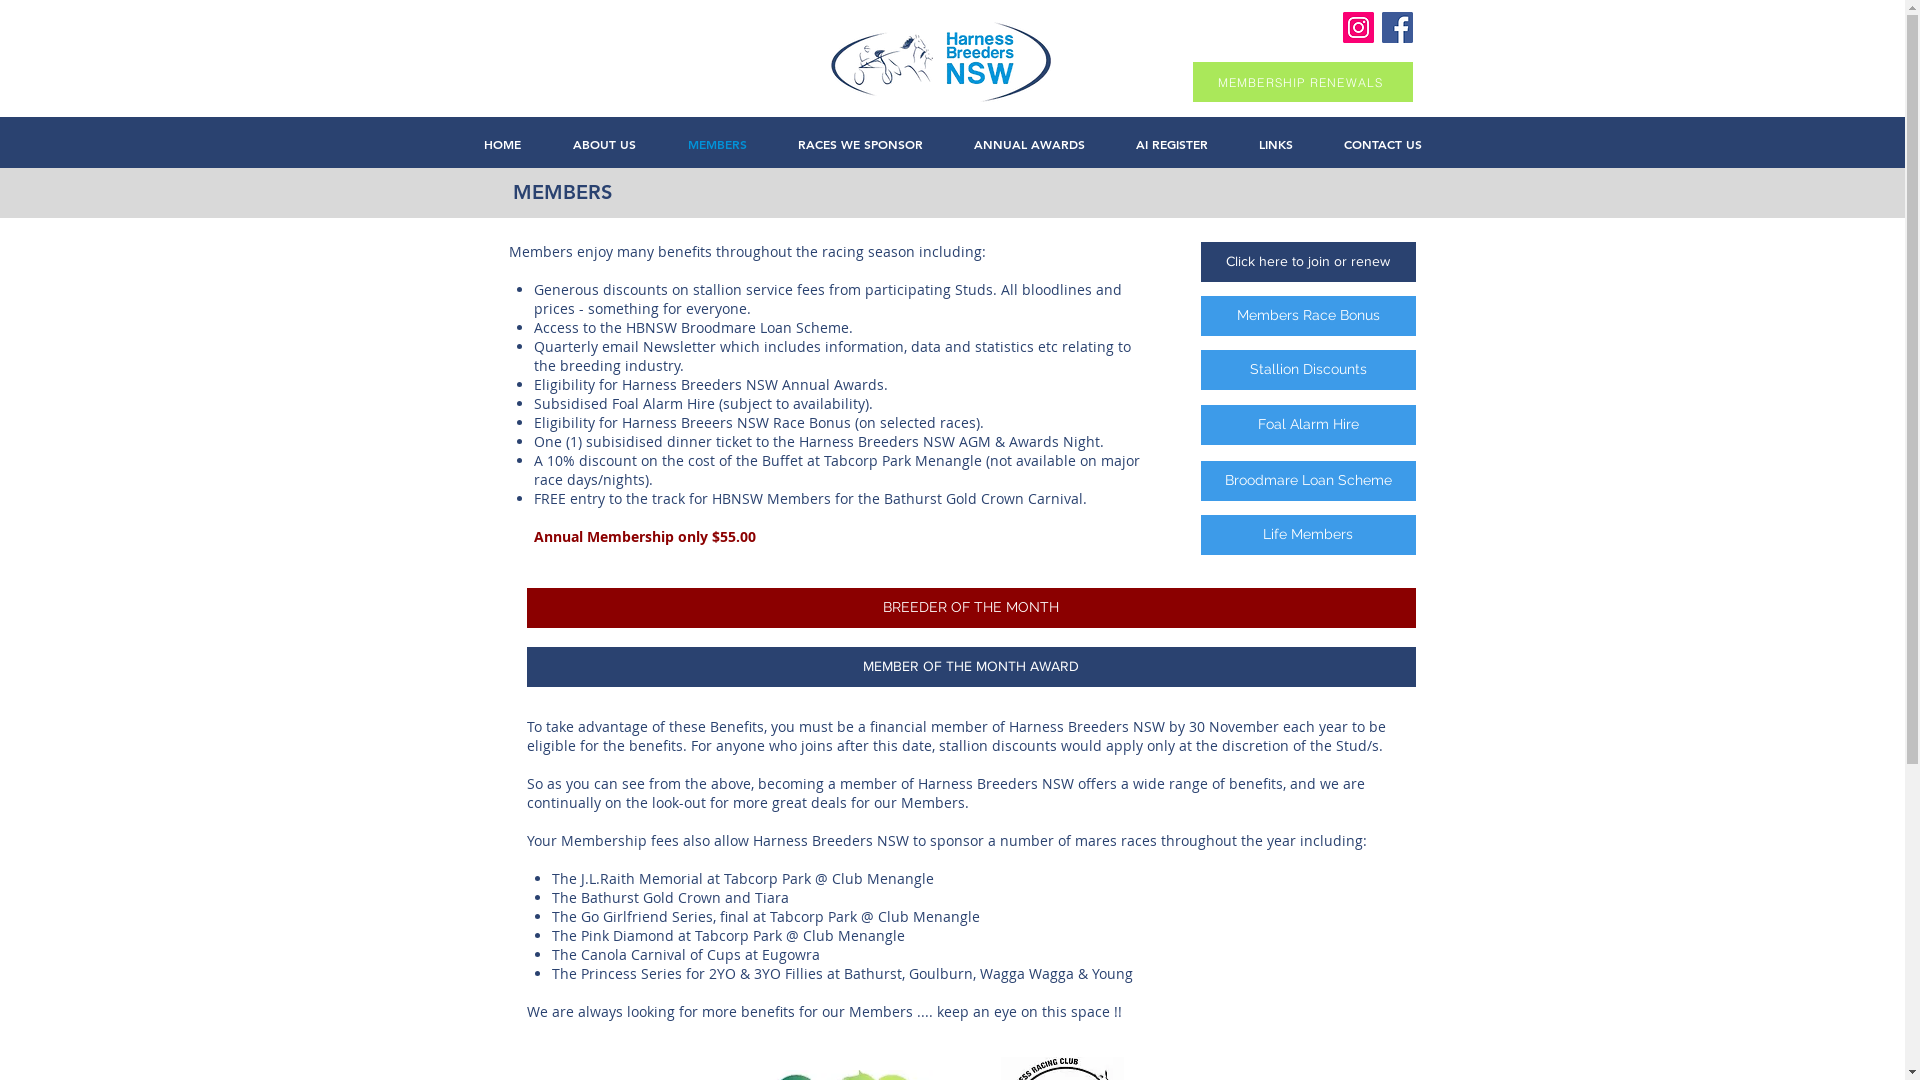 This screenshot has width=1920, height=1080. What do you see at coordinates (1171, 143) in the screenshot?
I see `'AI REGISTER'` at bounding box center [1171, 143].